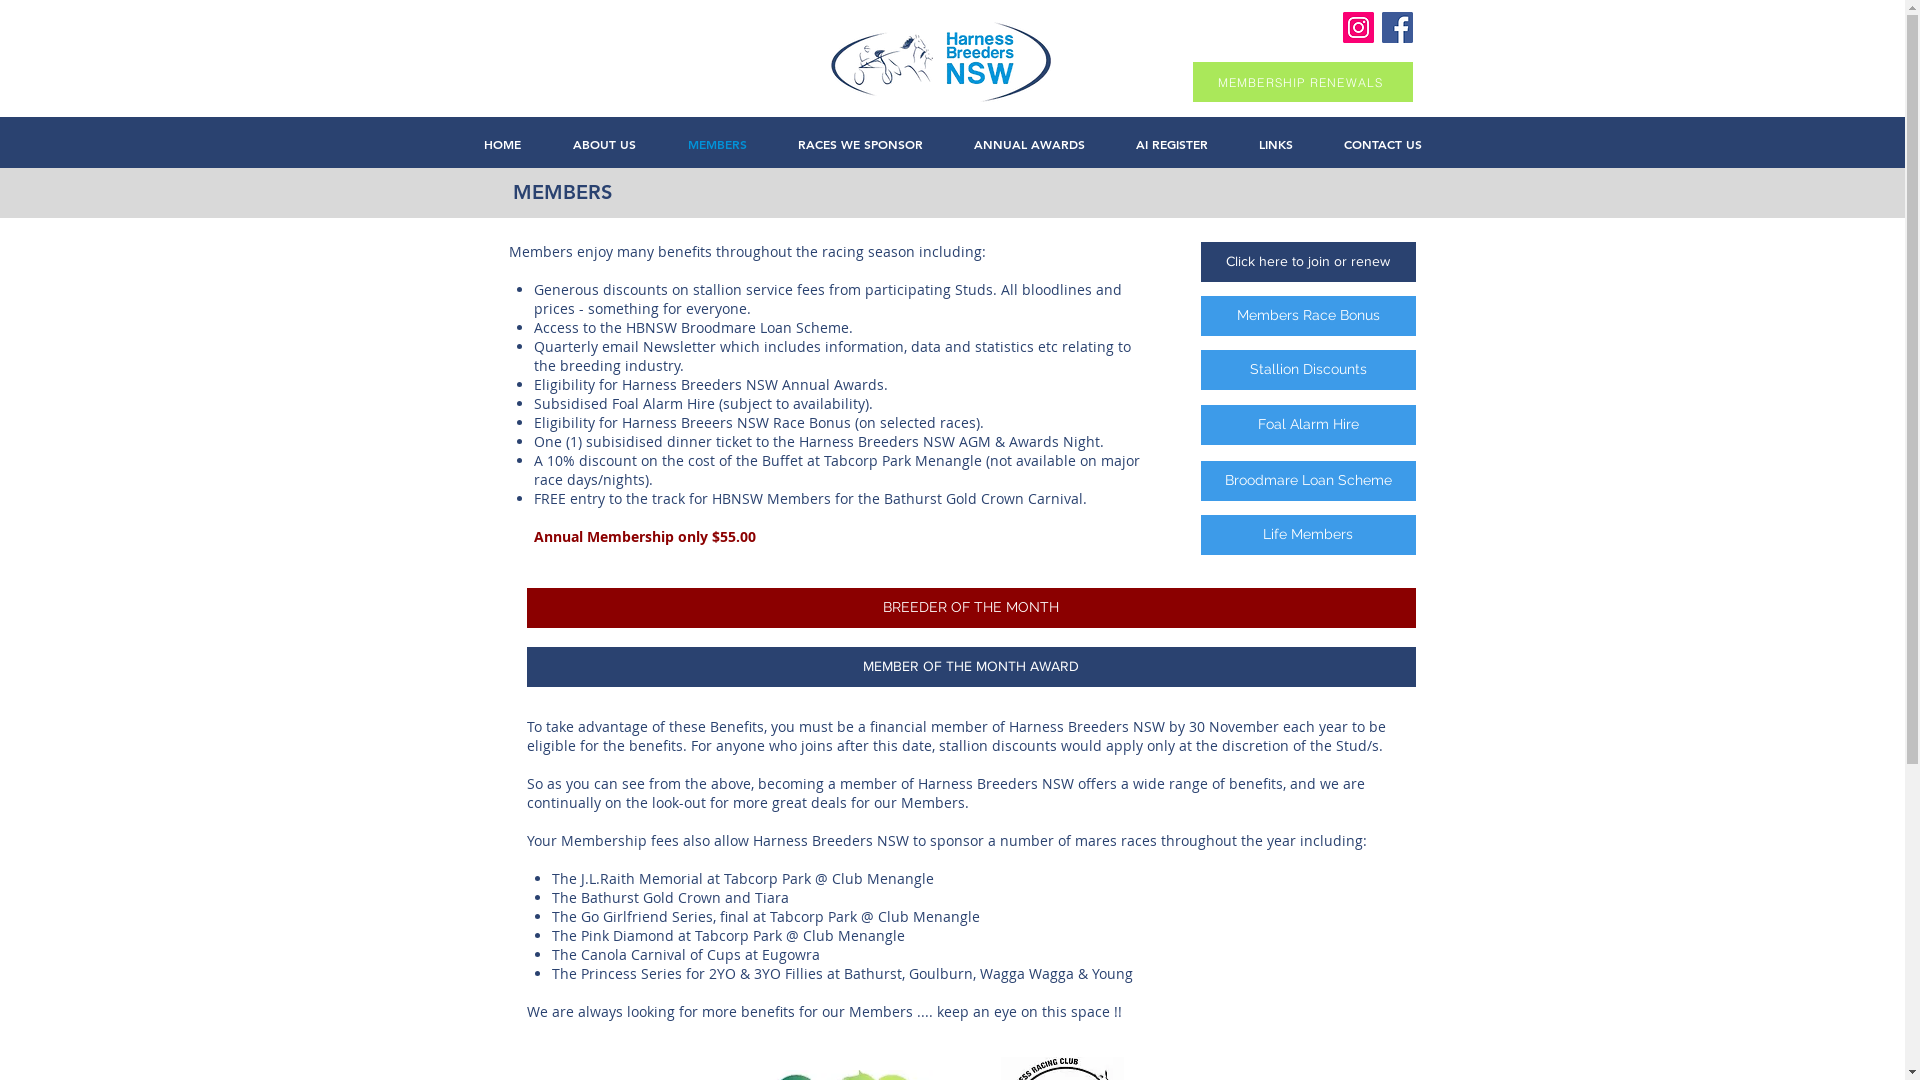 This screenshot has width=1920, height=1080. What do you see at coordinates (1171, 143) in the screenshot?
I see `'AI REGISTER'` at bounding box center [1171, 143].